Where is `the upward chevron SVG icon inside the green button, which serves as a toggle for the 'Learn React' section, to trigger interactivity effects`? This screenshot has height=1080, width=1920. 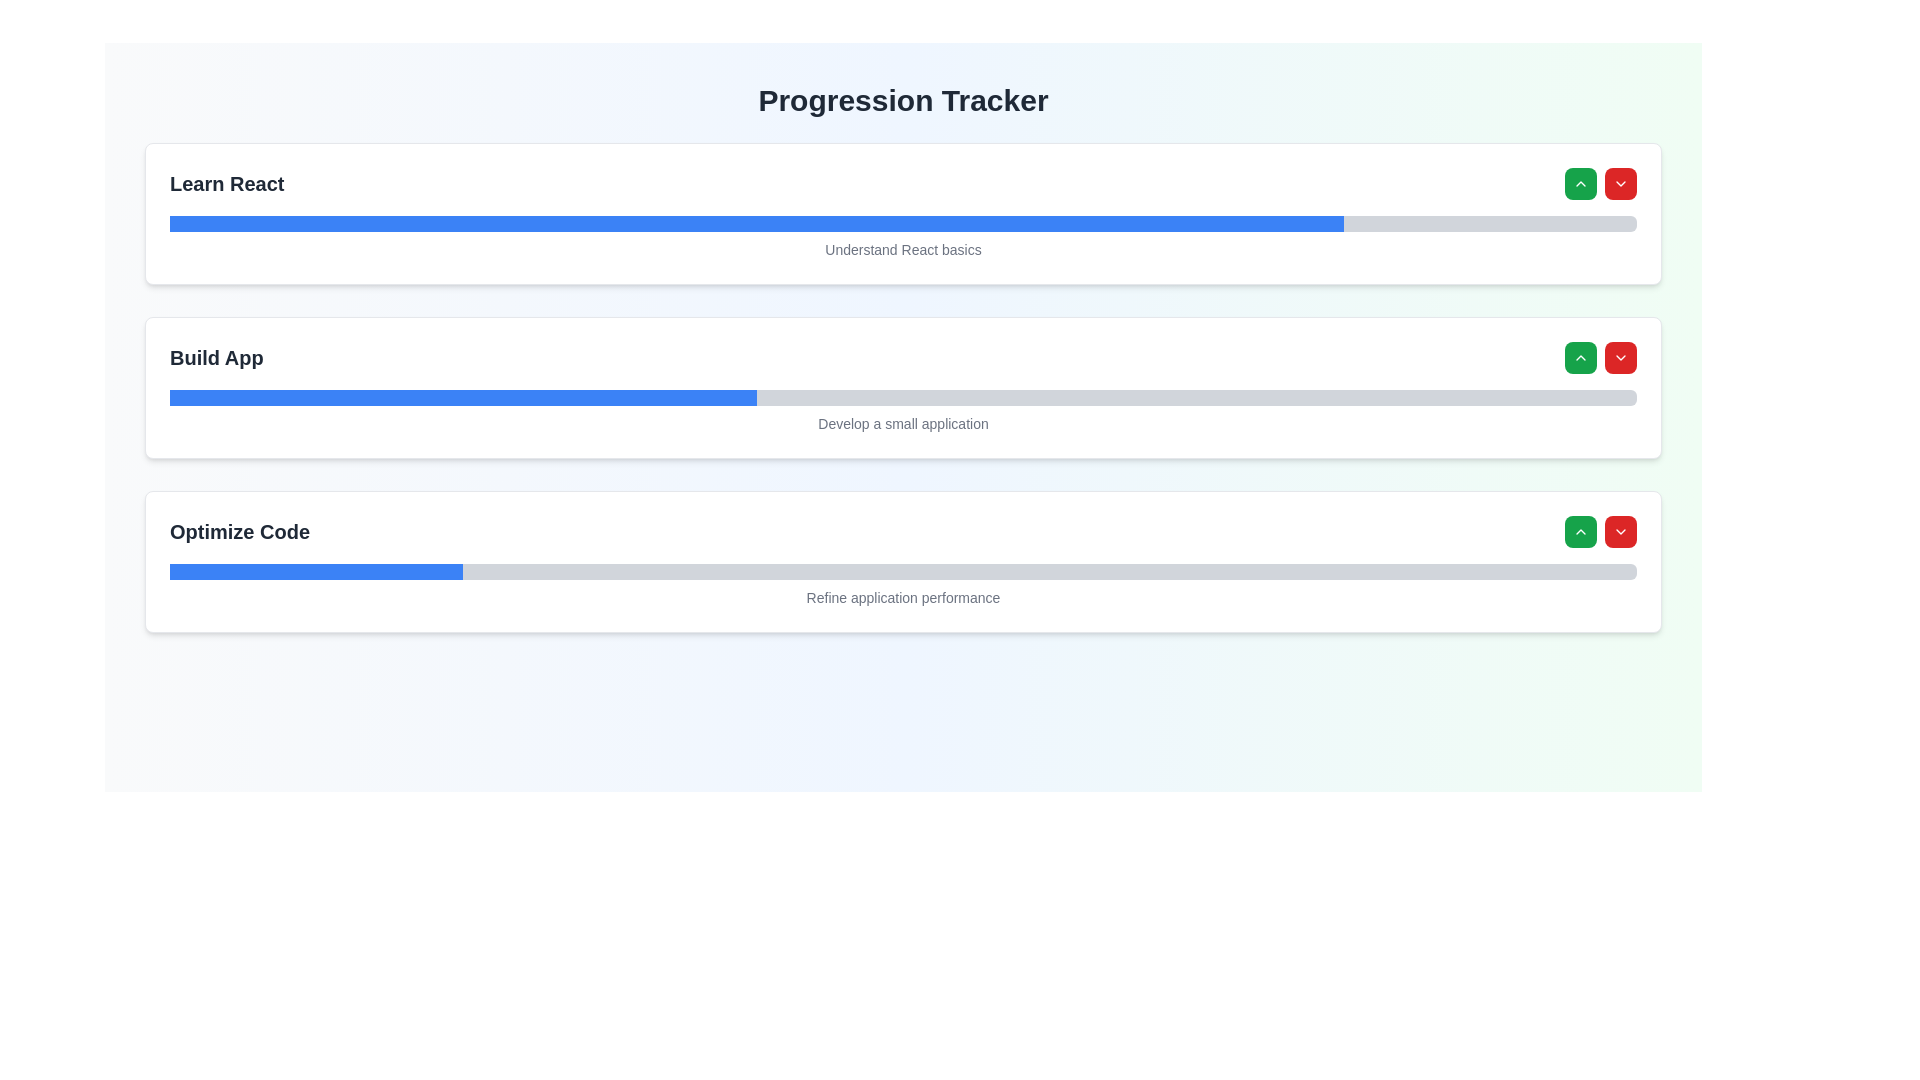 the upward chevron SVG icon inside the green button, which serves as a toggle for the 'Learn React' section, to trigger interactivity effects is located at coordinates (1579, 184).